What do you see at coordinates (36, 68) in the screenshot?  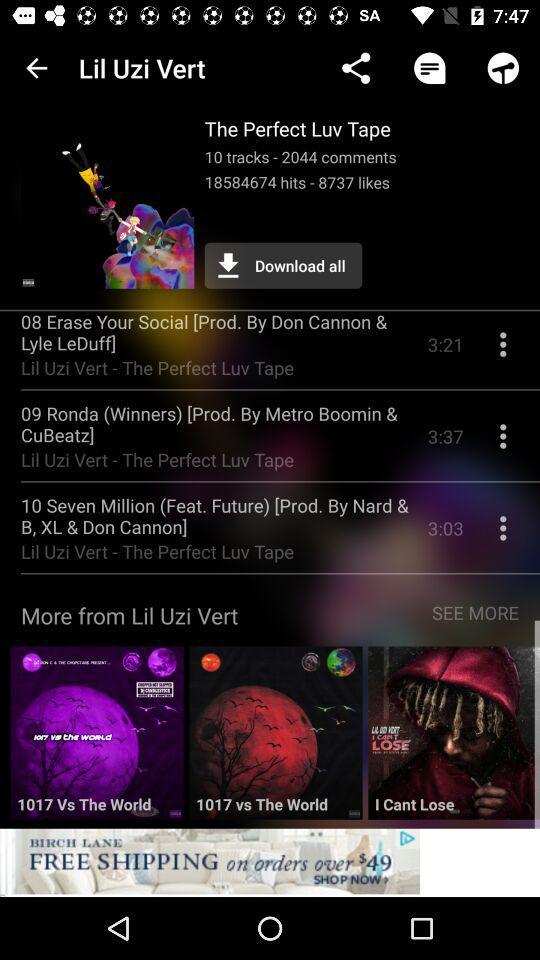 I see `item next to lil uzi vert icon` at bounding box center [36, 68].